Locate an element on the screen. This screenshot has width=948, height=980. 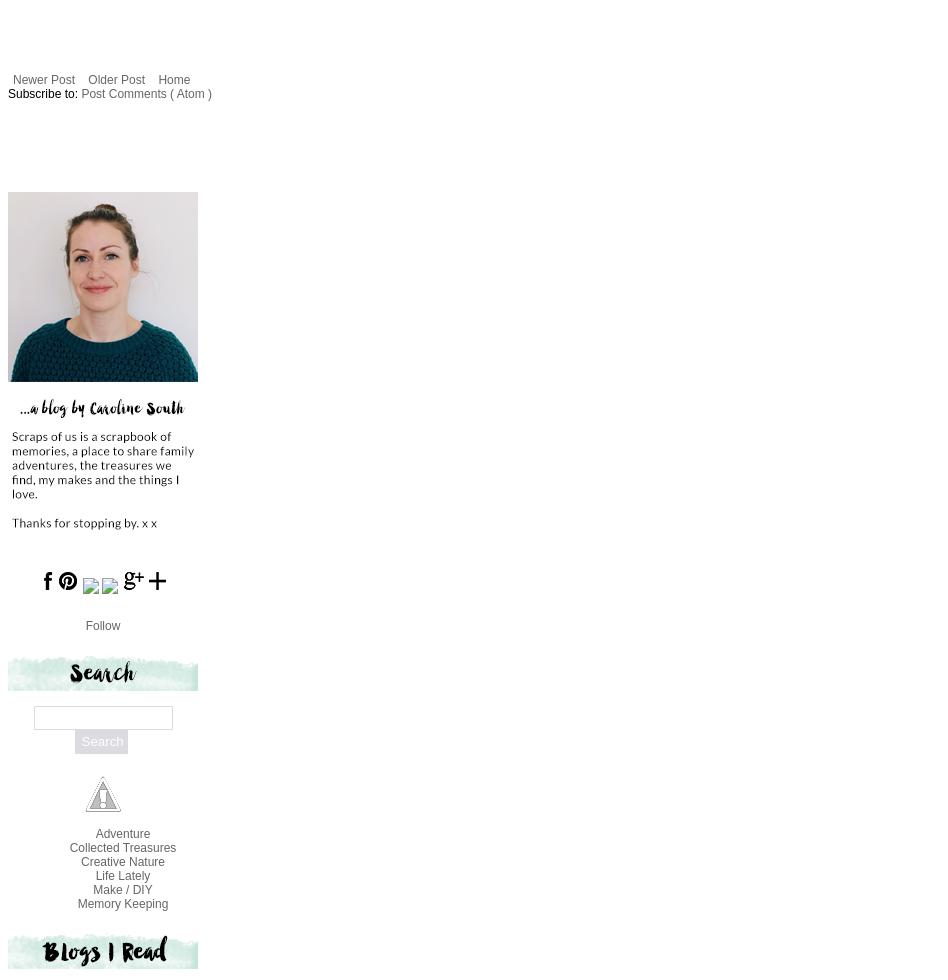
'Older Post' is located at coordinates (87, 78).